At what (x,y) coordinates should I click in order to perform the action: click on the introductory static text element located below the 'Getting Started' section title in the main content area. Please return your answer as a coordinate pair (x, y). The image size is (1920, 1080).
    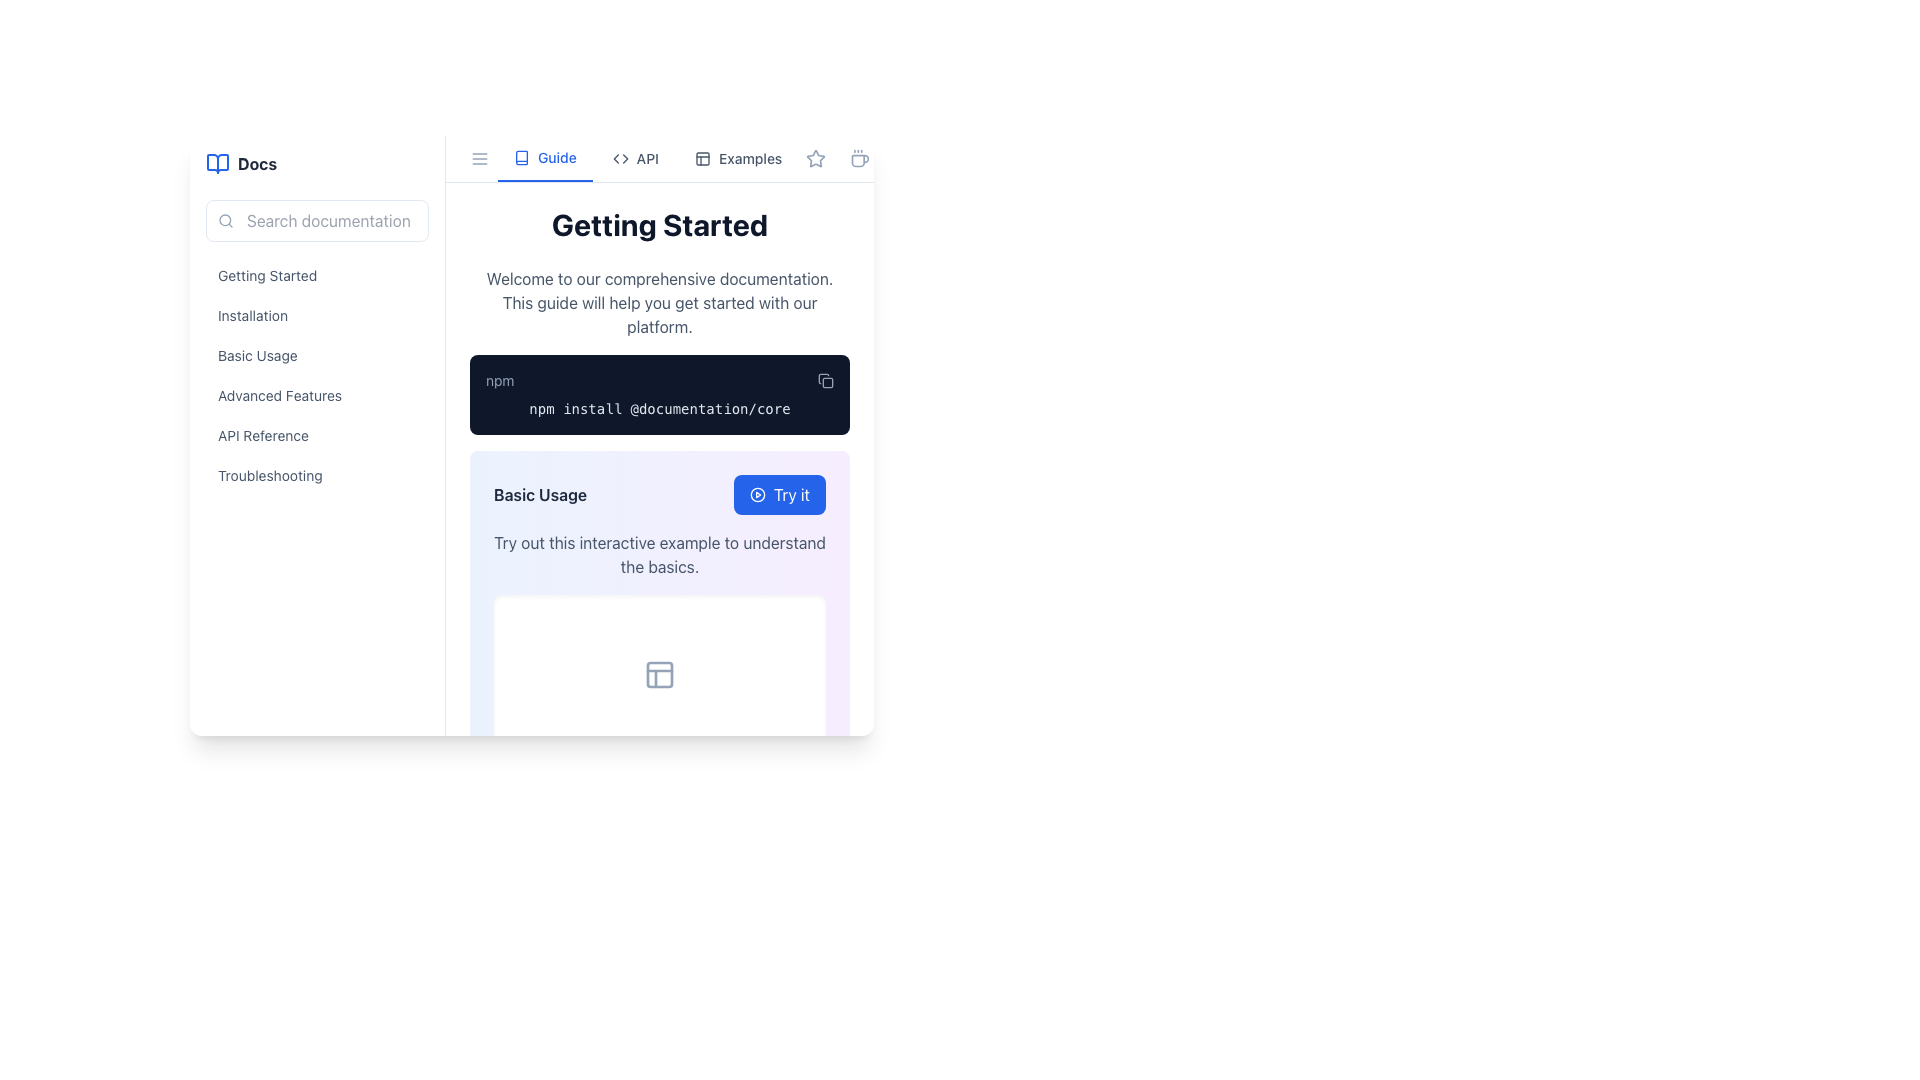
    Looking at the image, I should click on (660, 303).